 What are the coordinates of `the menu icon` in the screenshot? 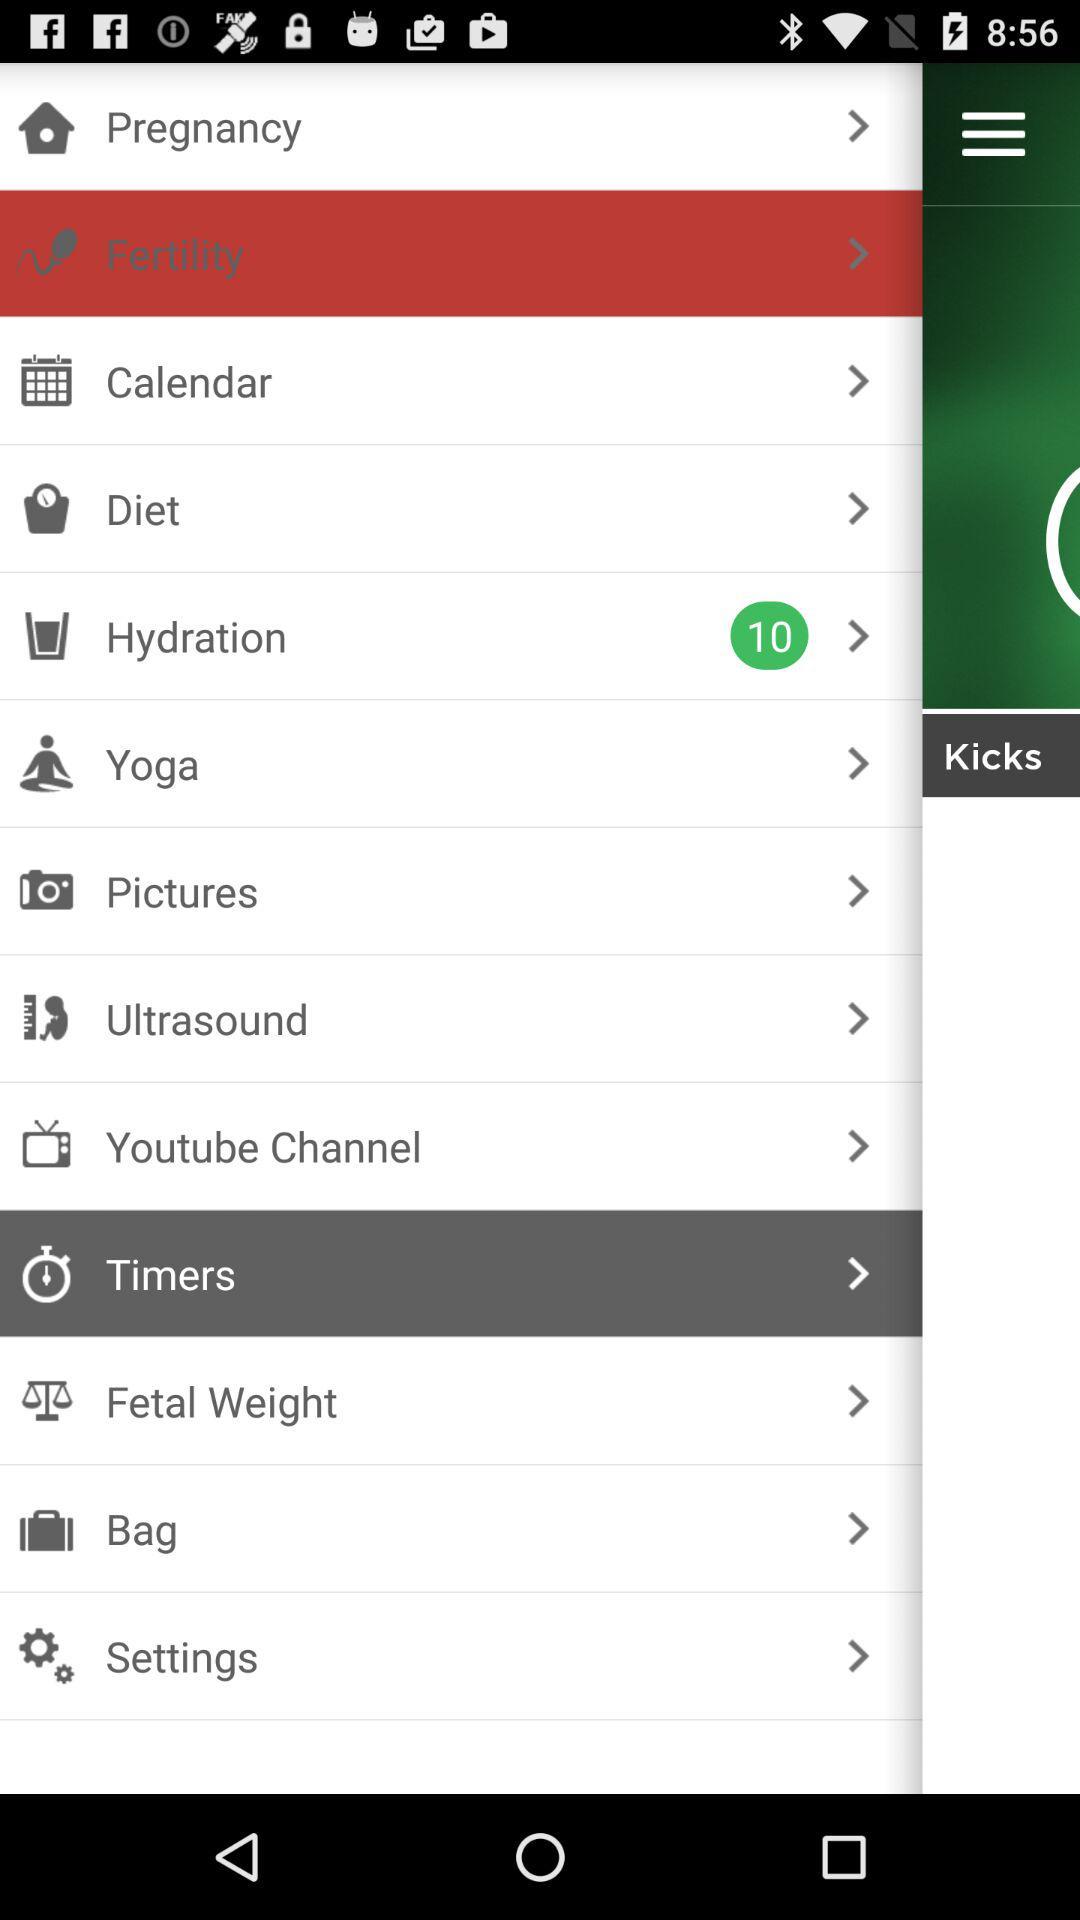 It's located at (993, 142).